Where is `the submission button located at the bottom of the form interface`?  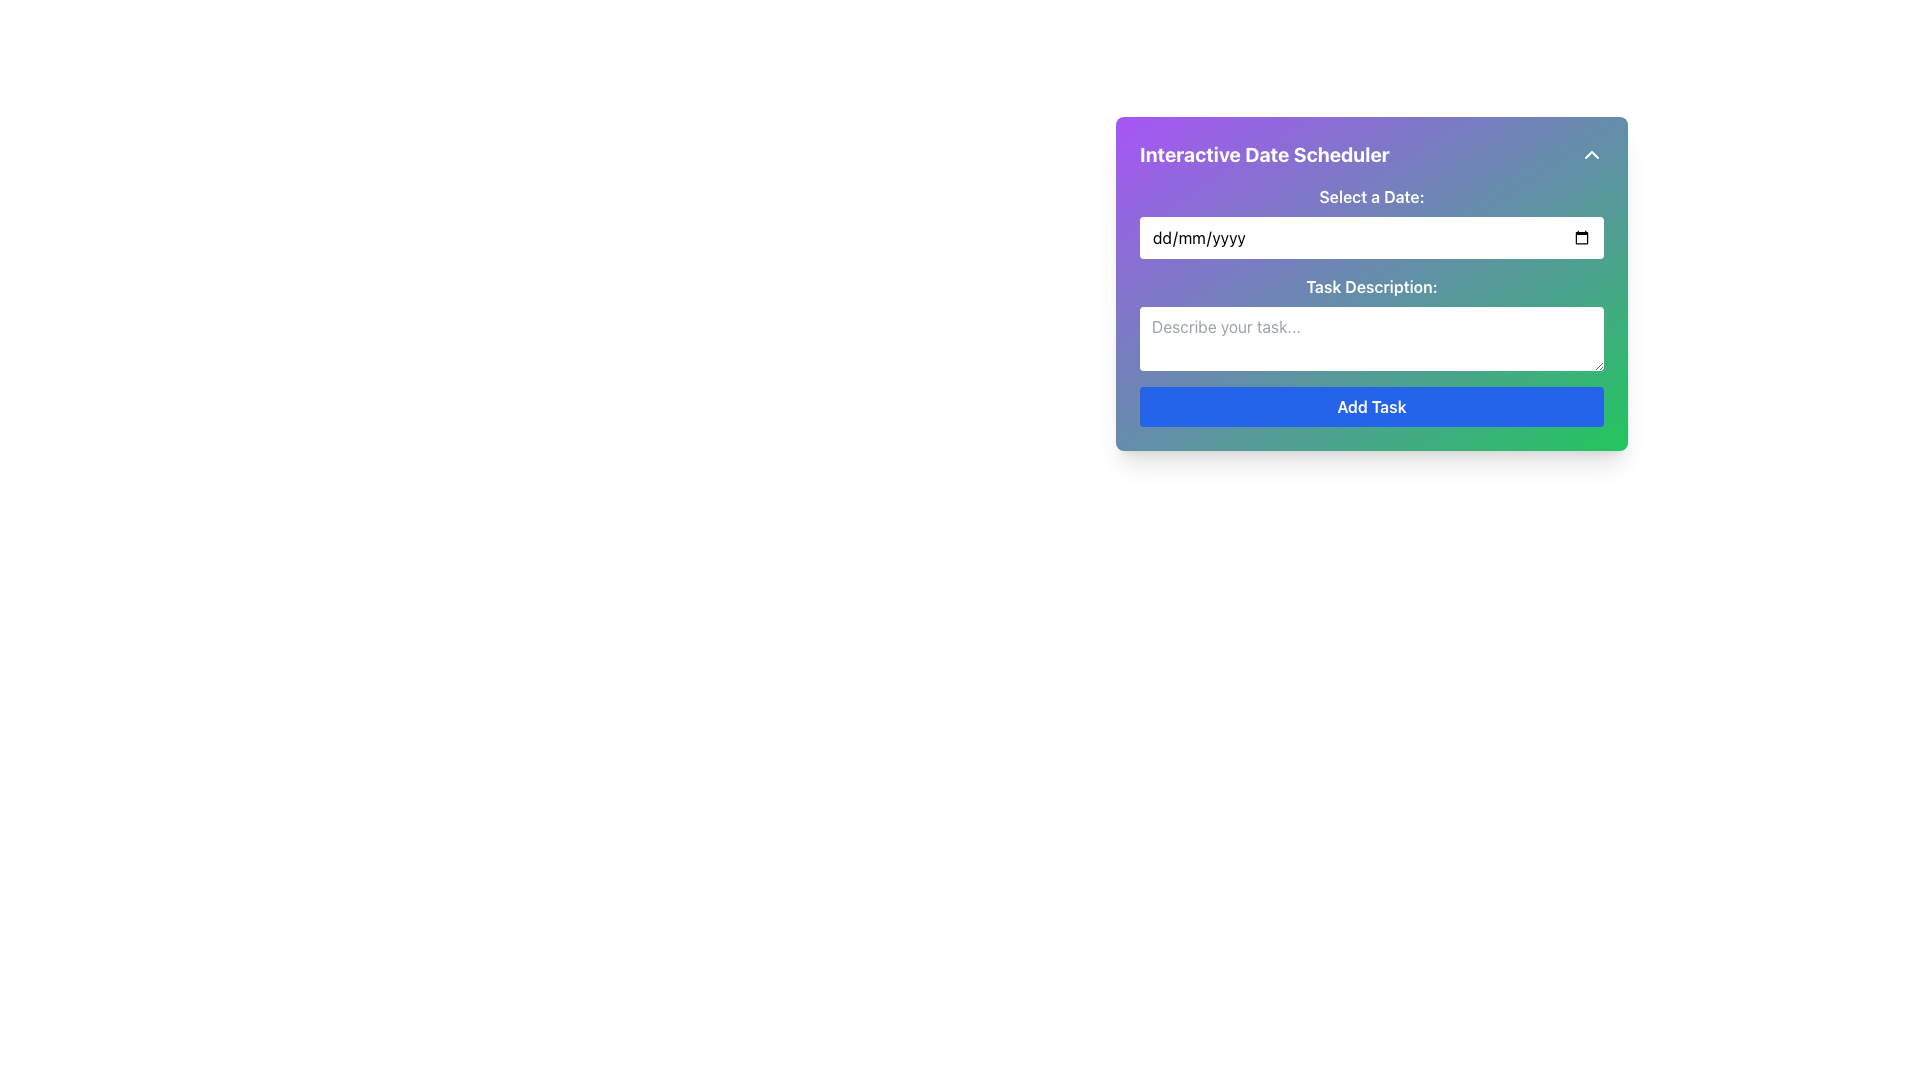
the submission button located at the bottom of the form interface is located at coordinates (1371, 406).